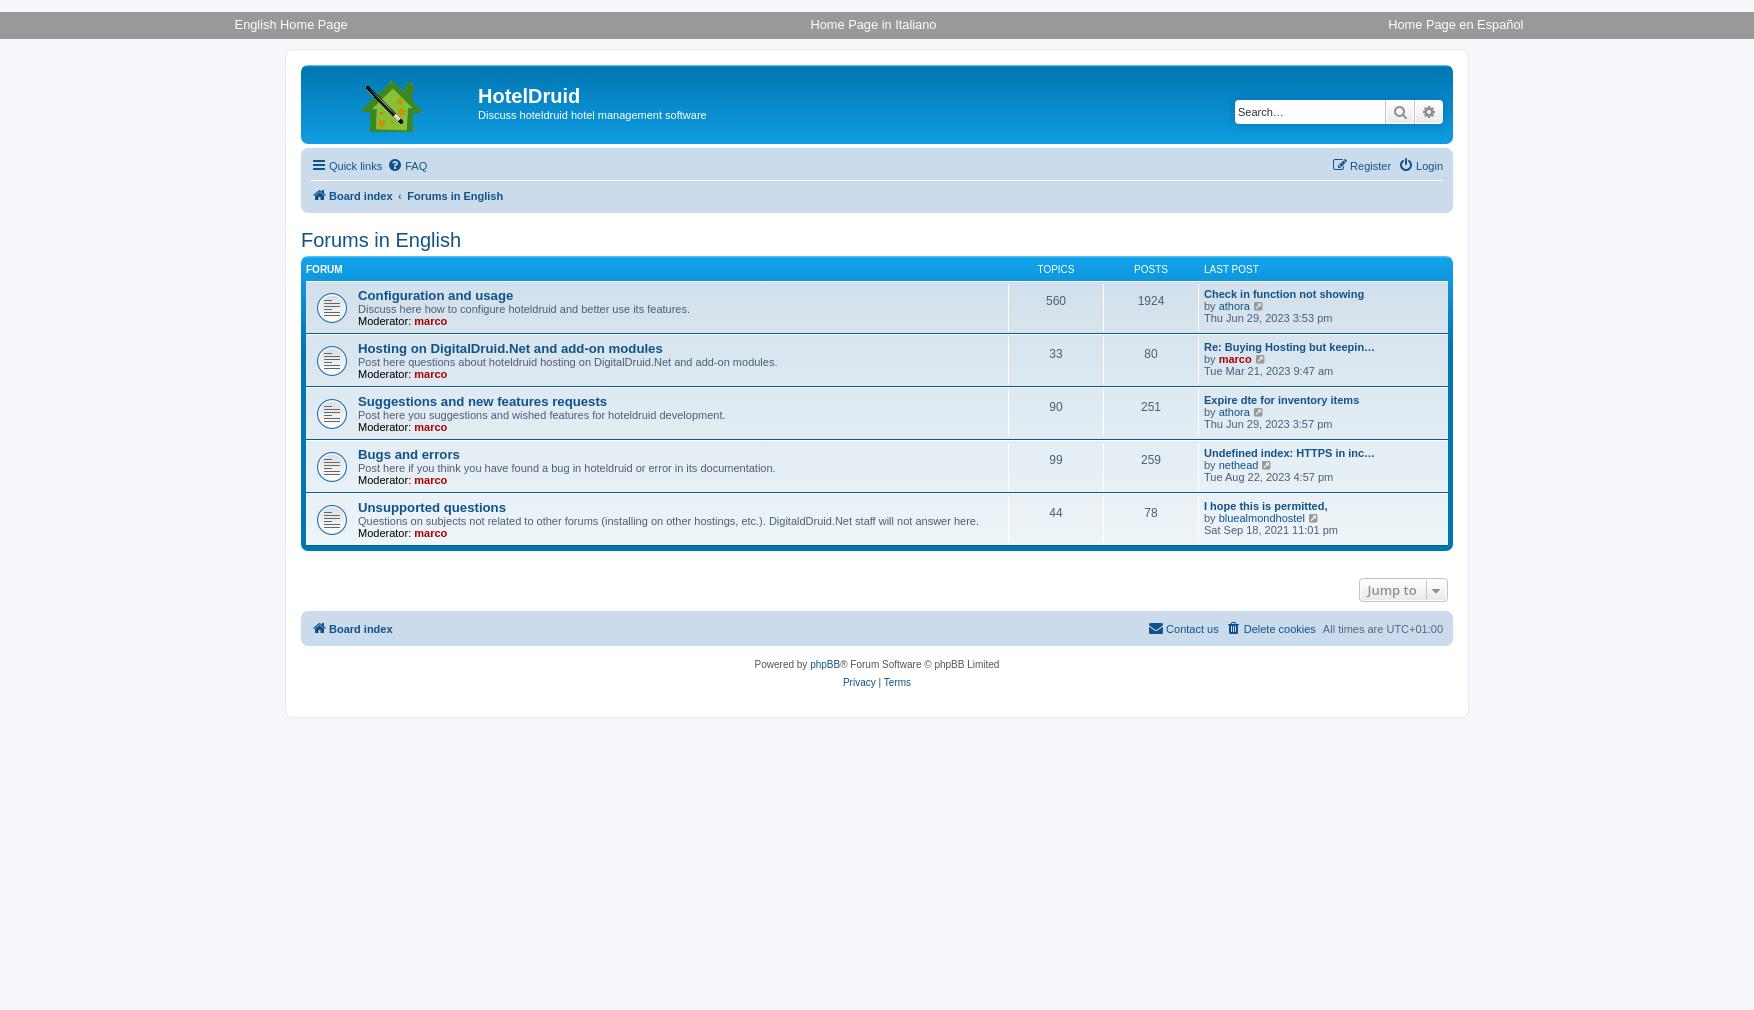 This screenshot has width=1754, height=1010. Describe the element at coordinates (404, 164) in the screenshot. I see `'FAQ'` at that location.